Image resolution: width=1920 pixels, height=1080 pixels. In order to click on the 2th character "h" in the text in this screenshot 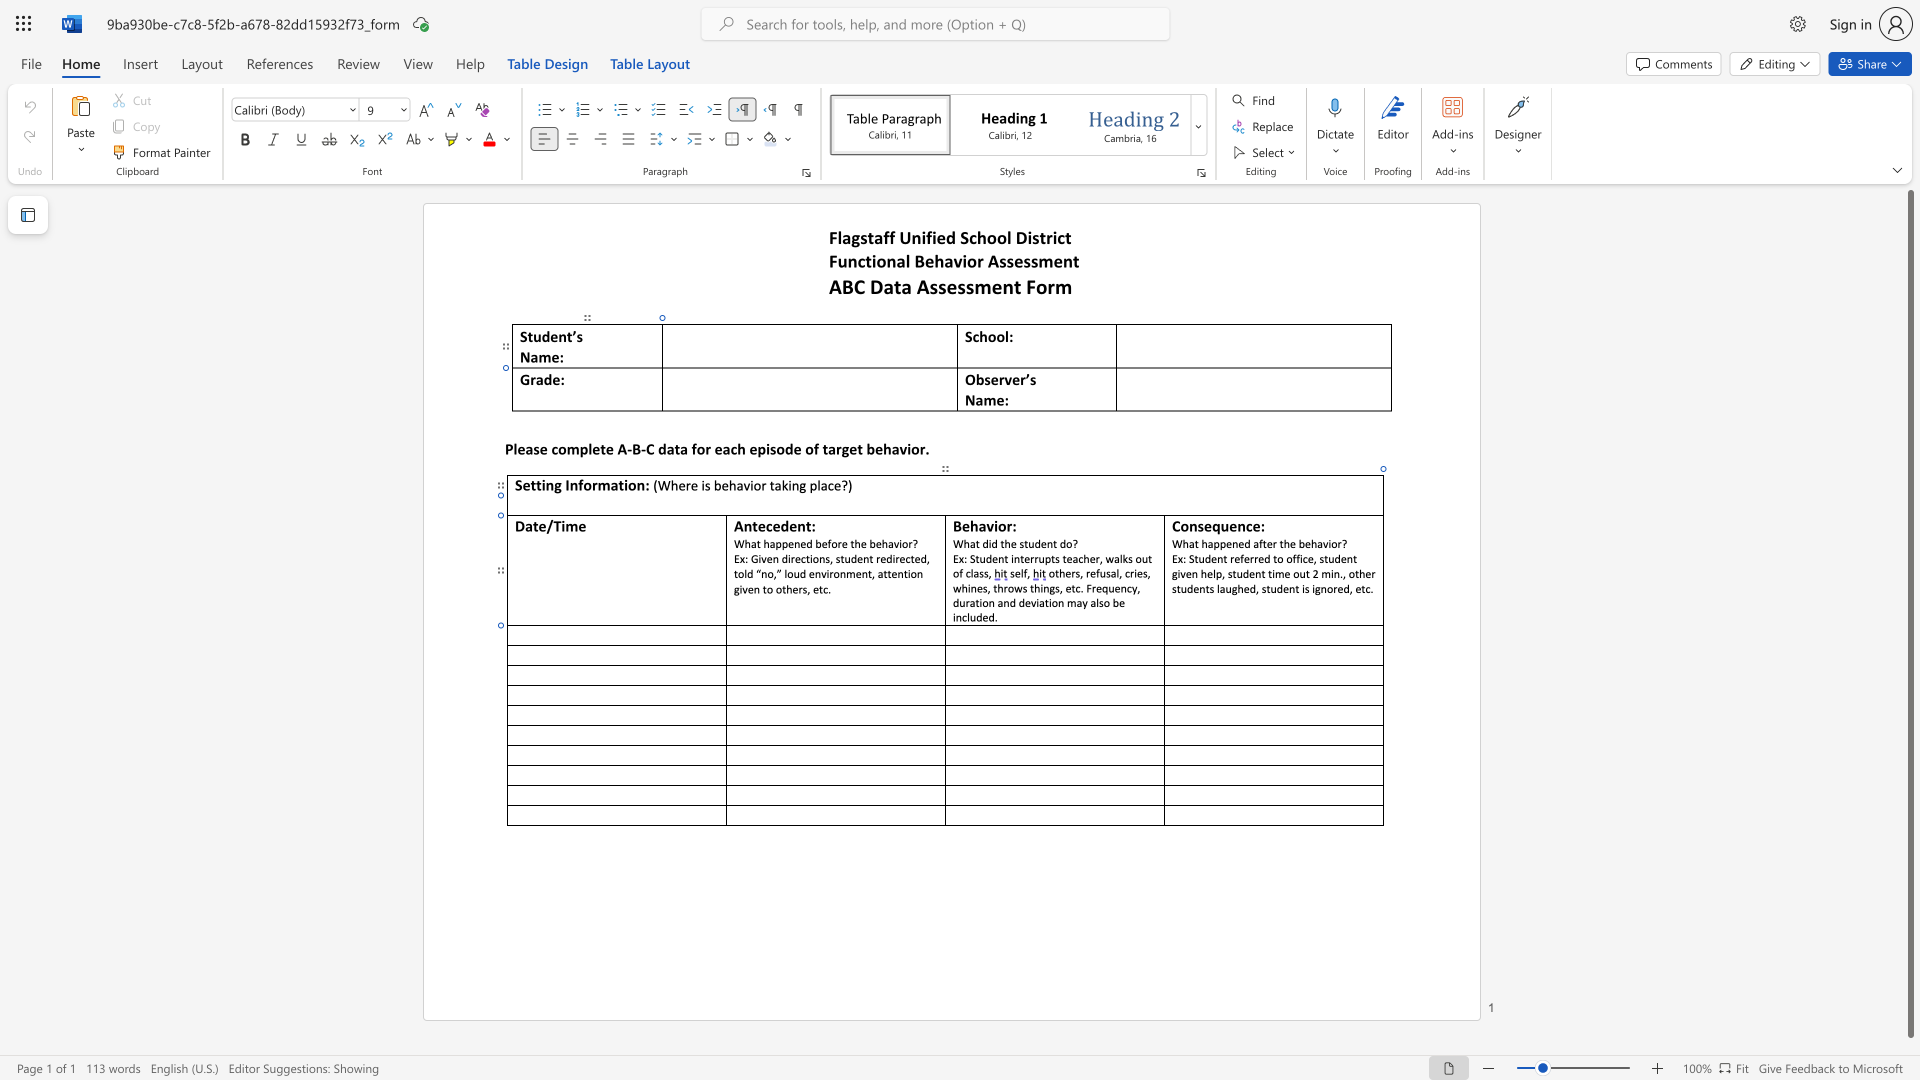, I will do `click(964, 587)`.